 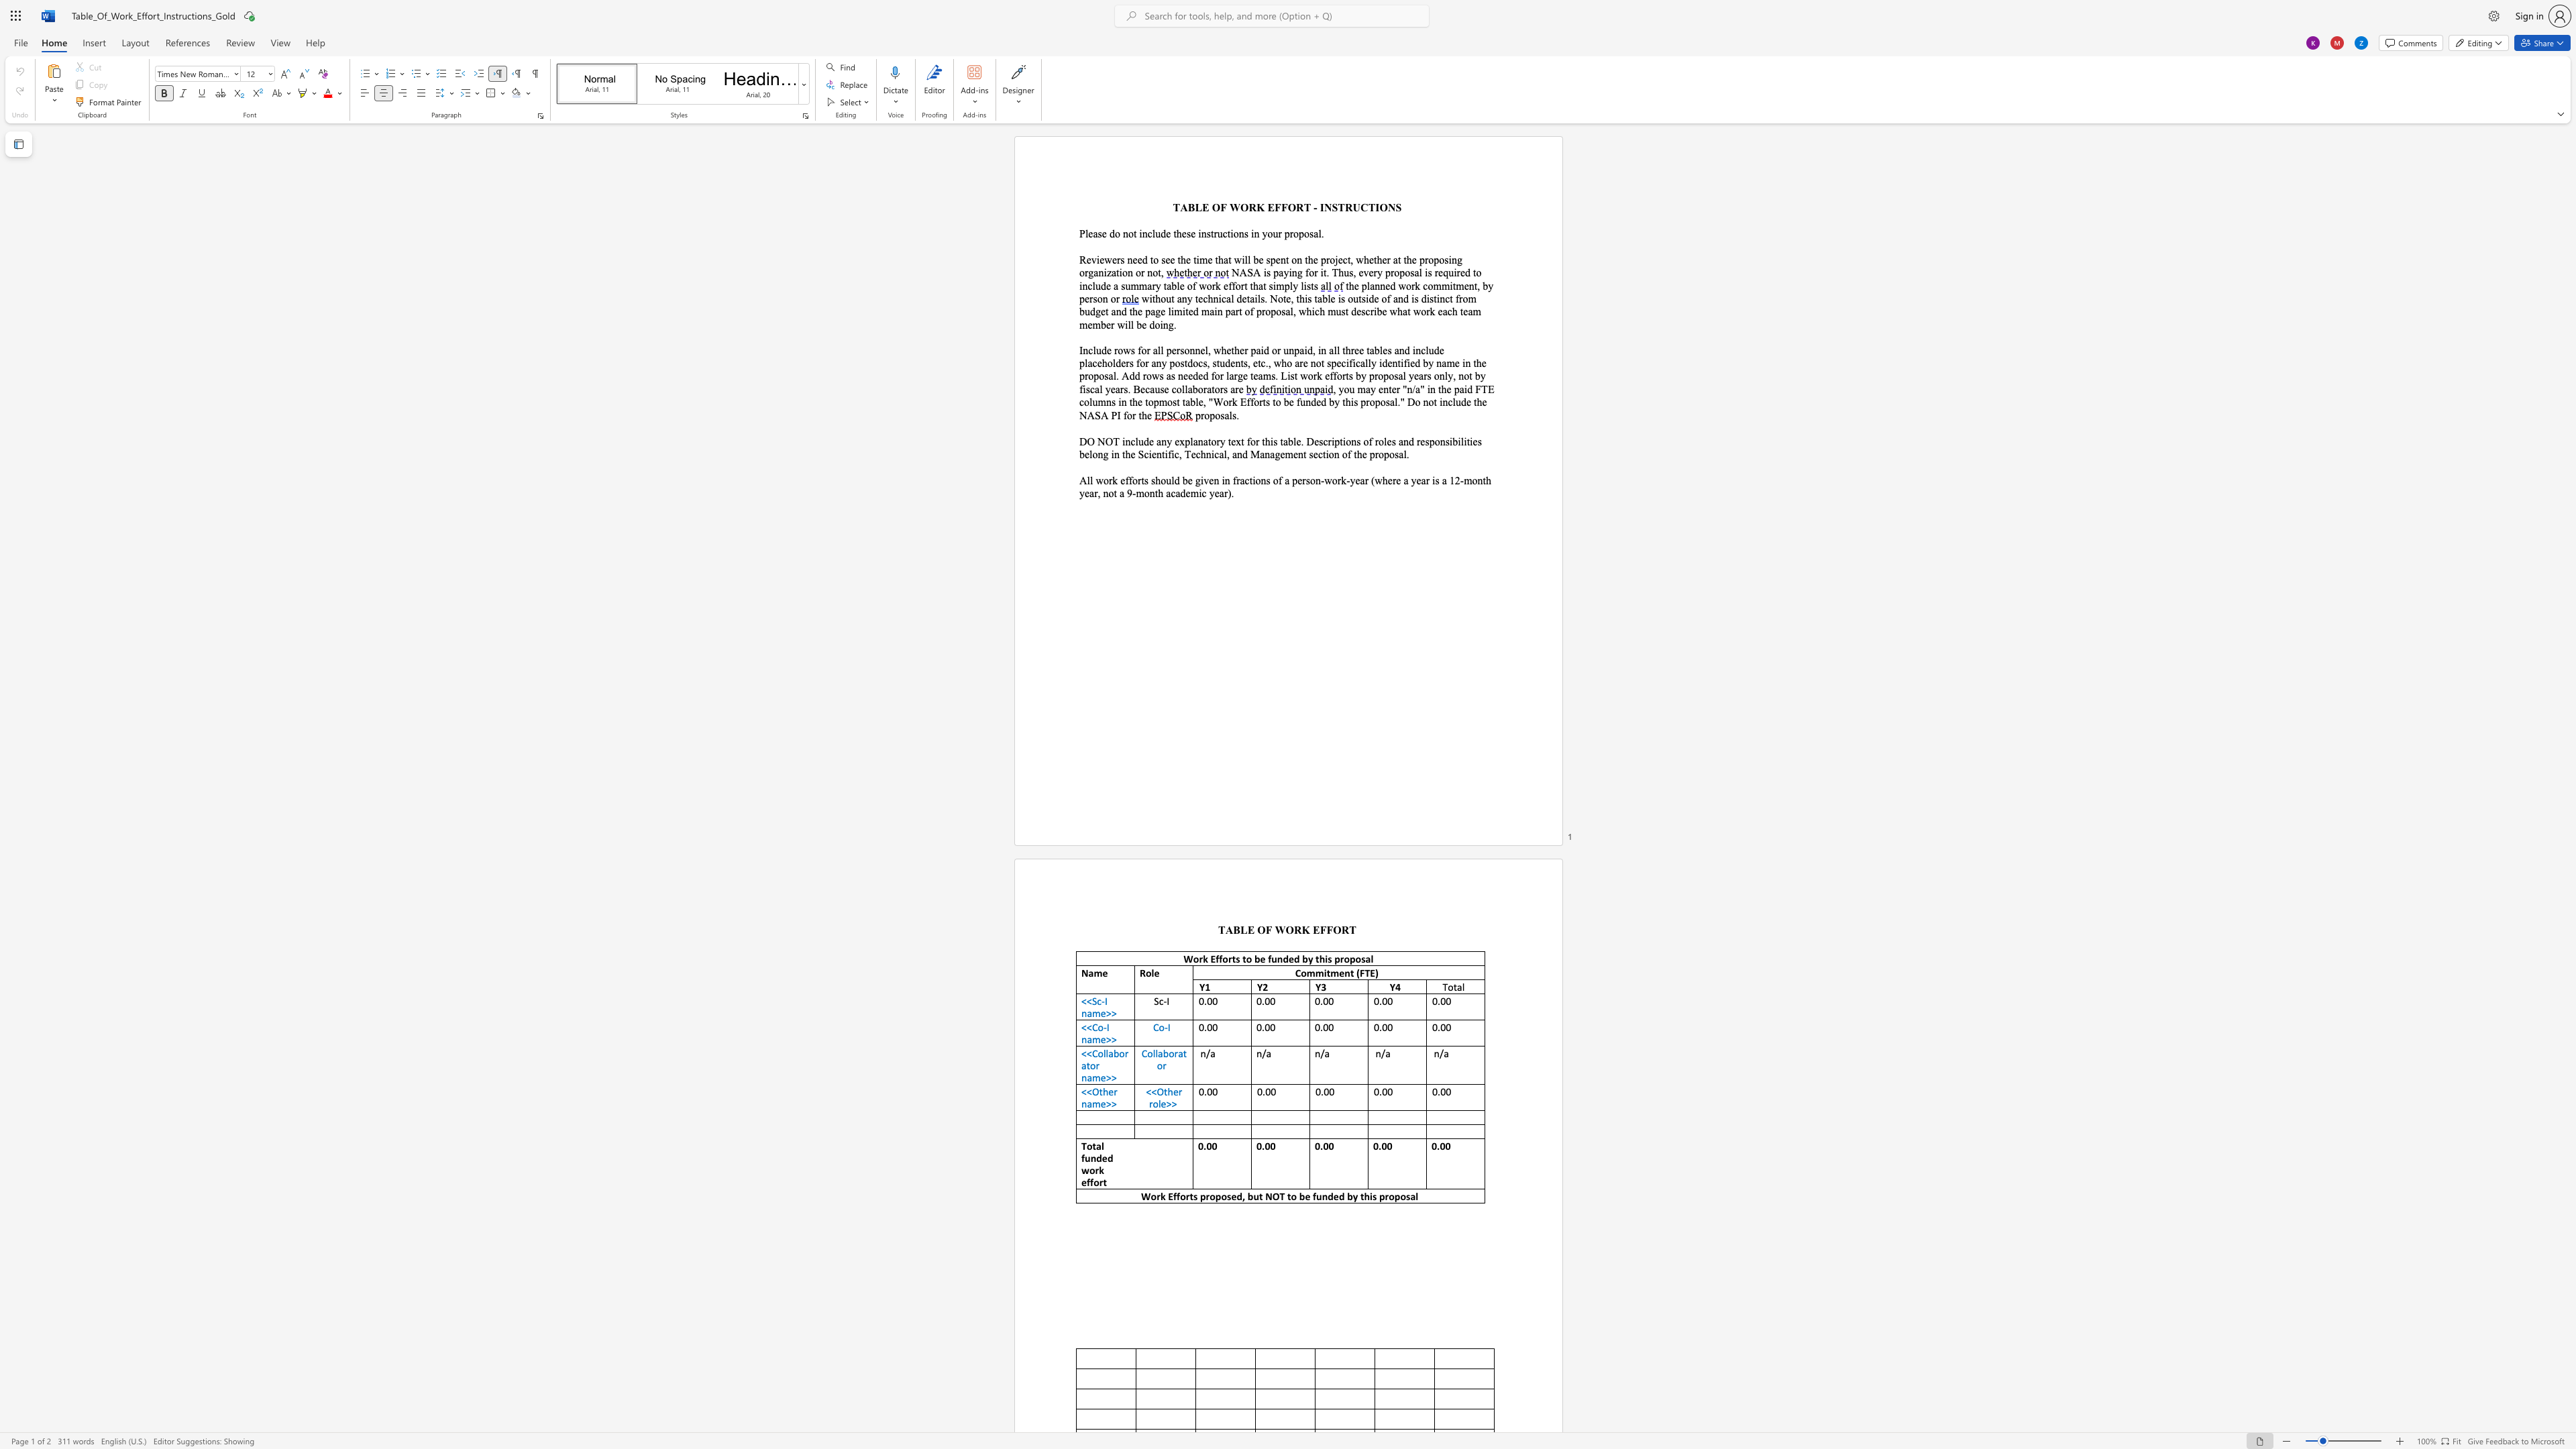 What do you see at coordinates (1356, 207) in the screenshot?
I see `the 1th character "U" in the text` at bounding box center [1356, 207].